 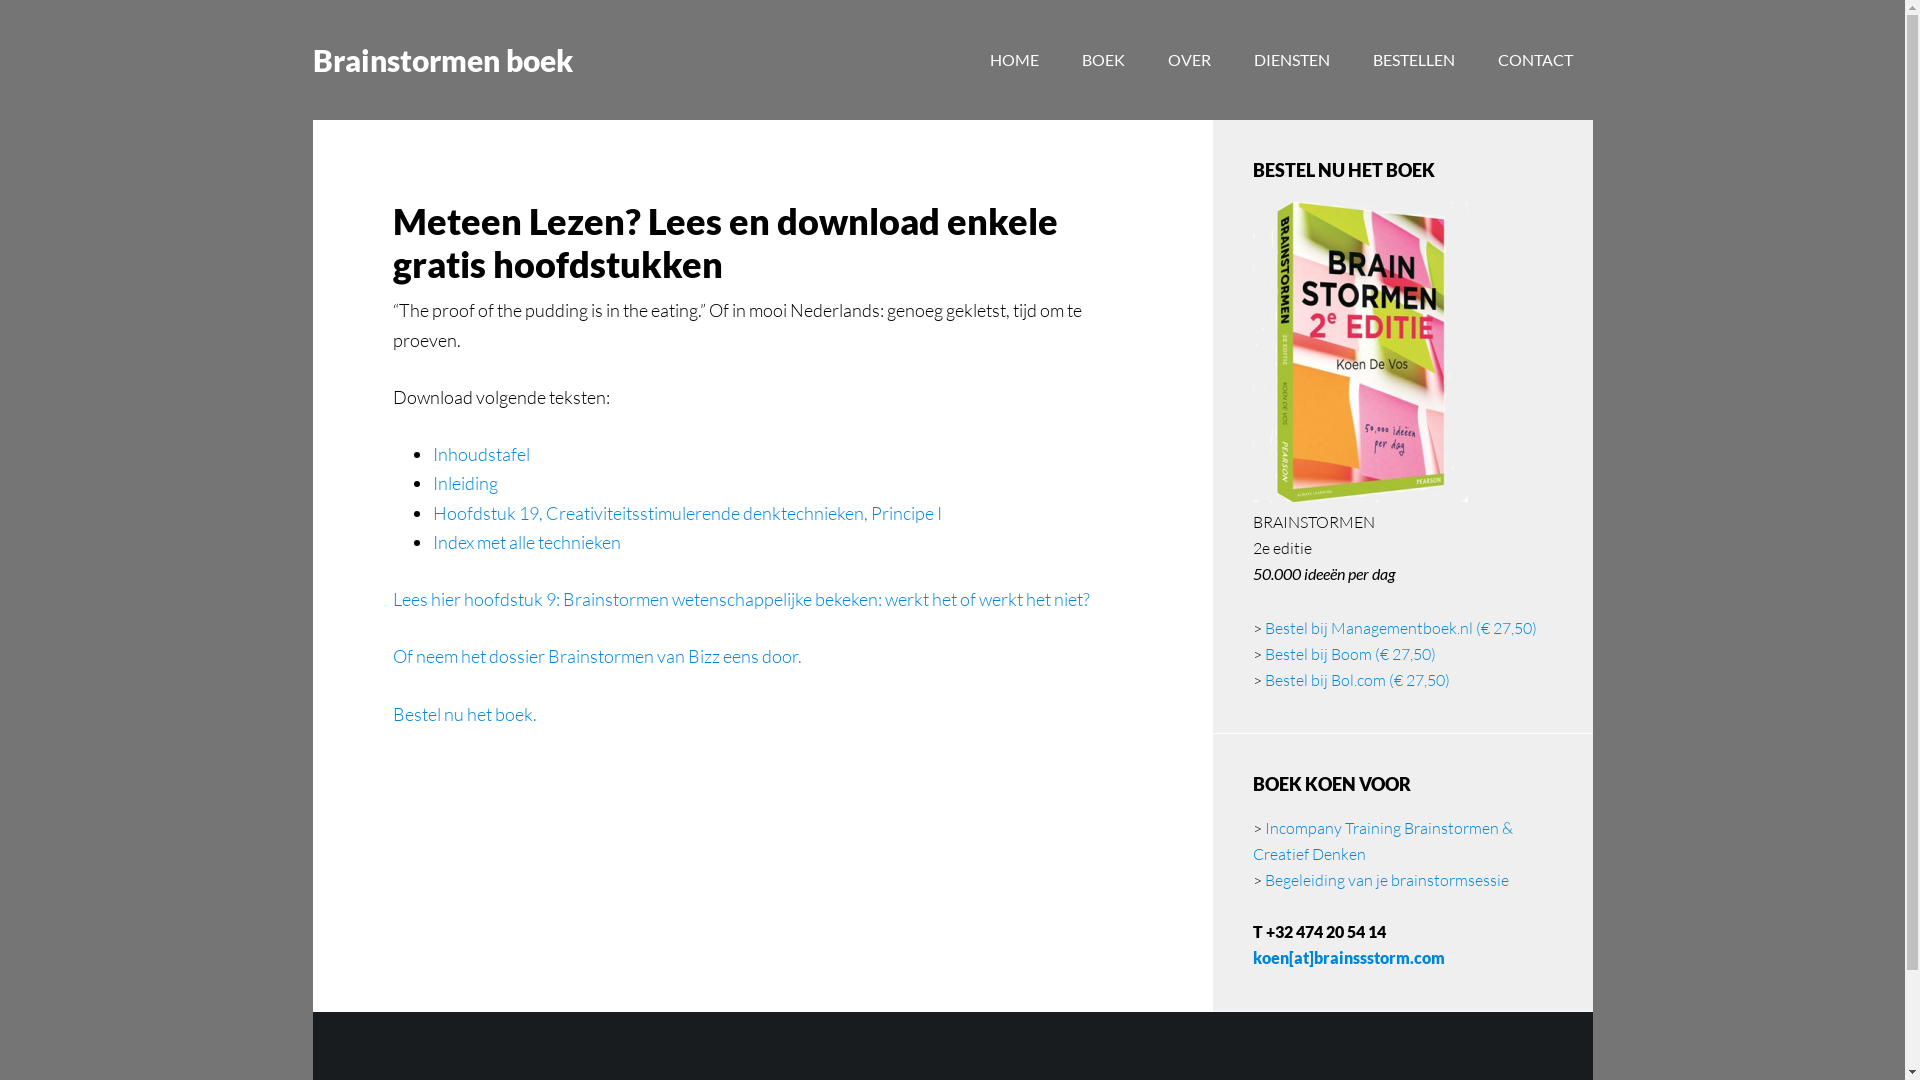 I want to click on 'Incompany Training Brainstormen & Creatief Denken', so click(x=1381, y=840).